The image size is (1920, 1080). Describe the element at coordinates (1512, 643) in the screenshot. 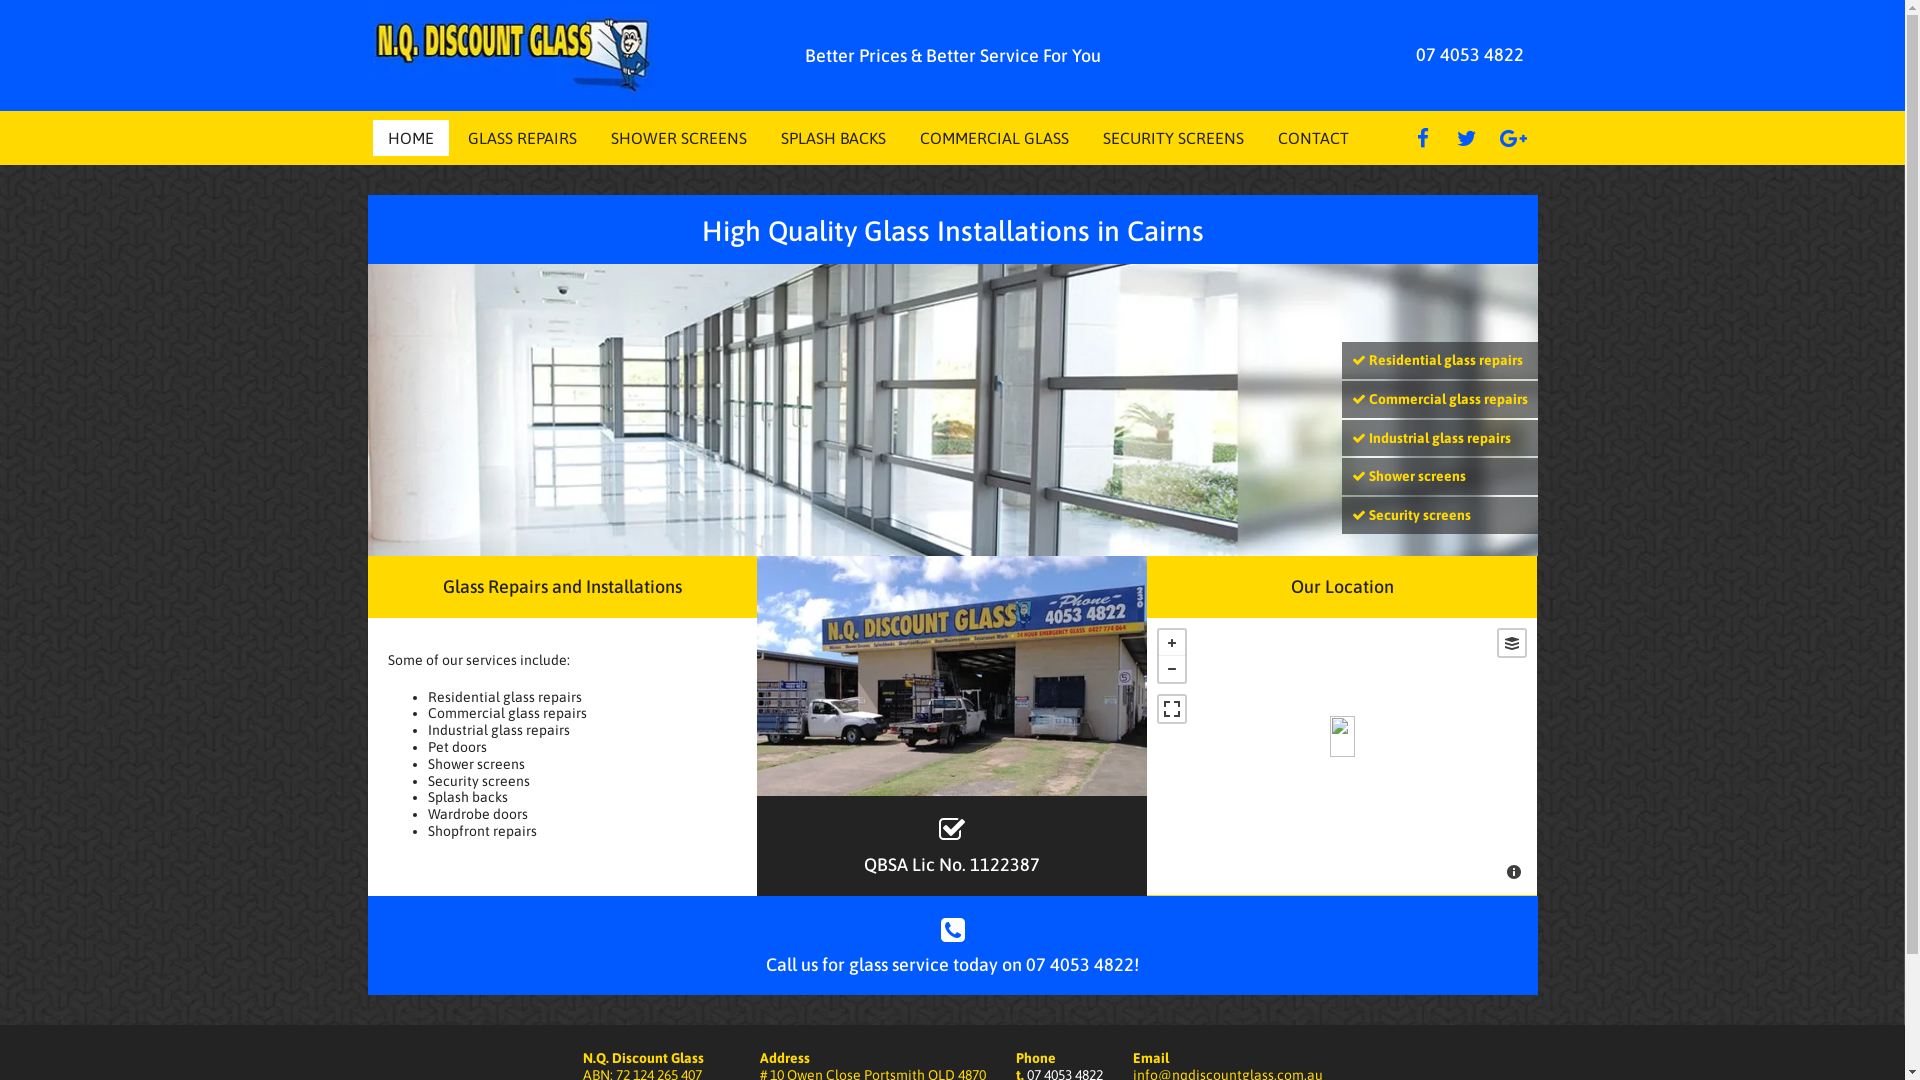

I see `'Layers'` at that location.